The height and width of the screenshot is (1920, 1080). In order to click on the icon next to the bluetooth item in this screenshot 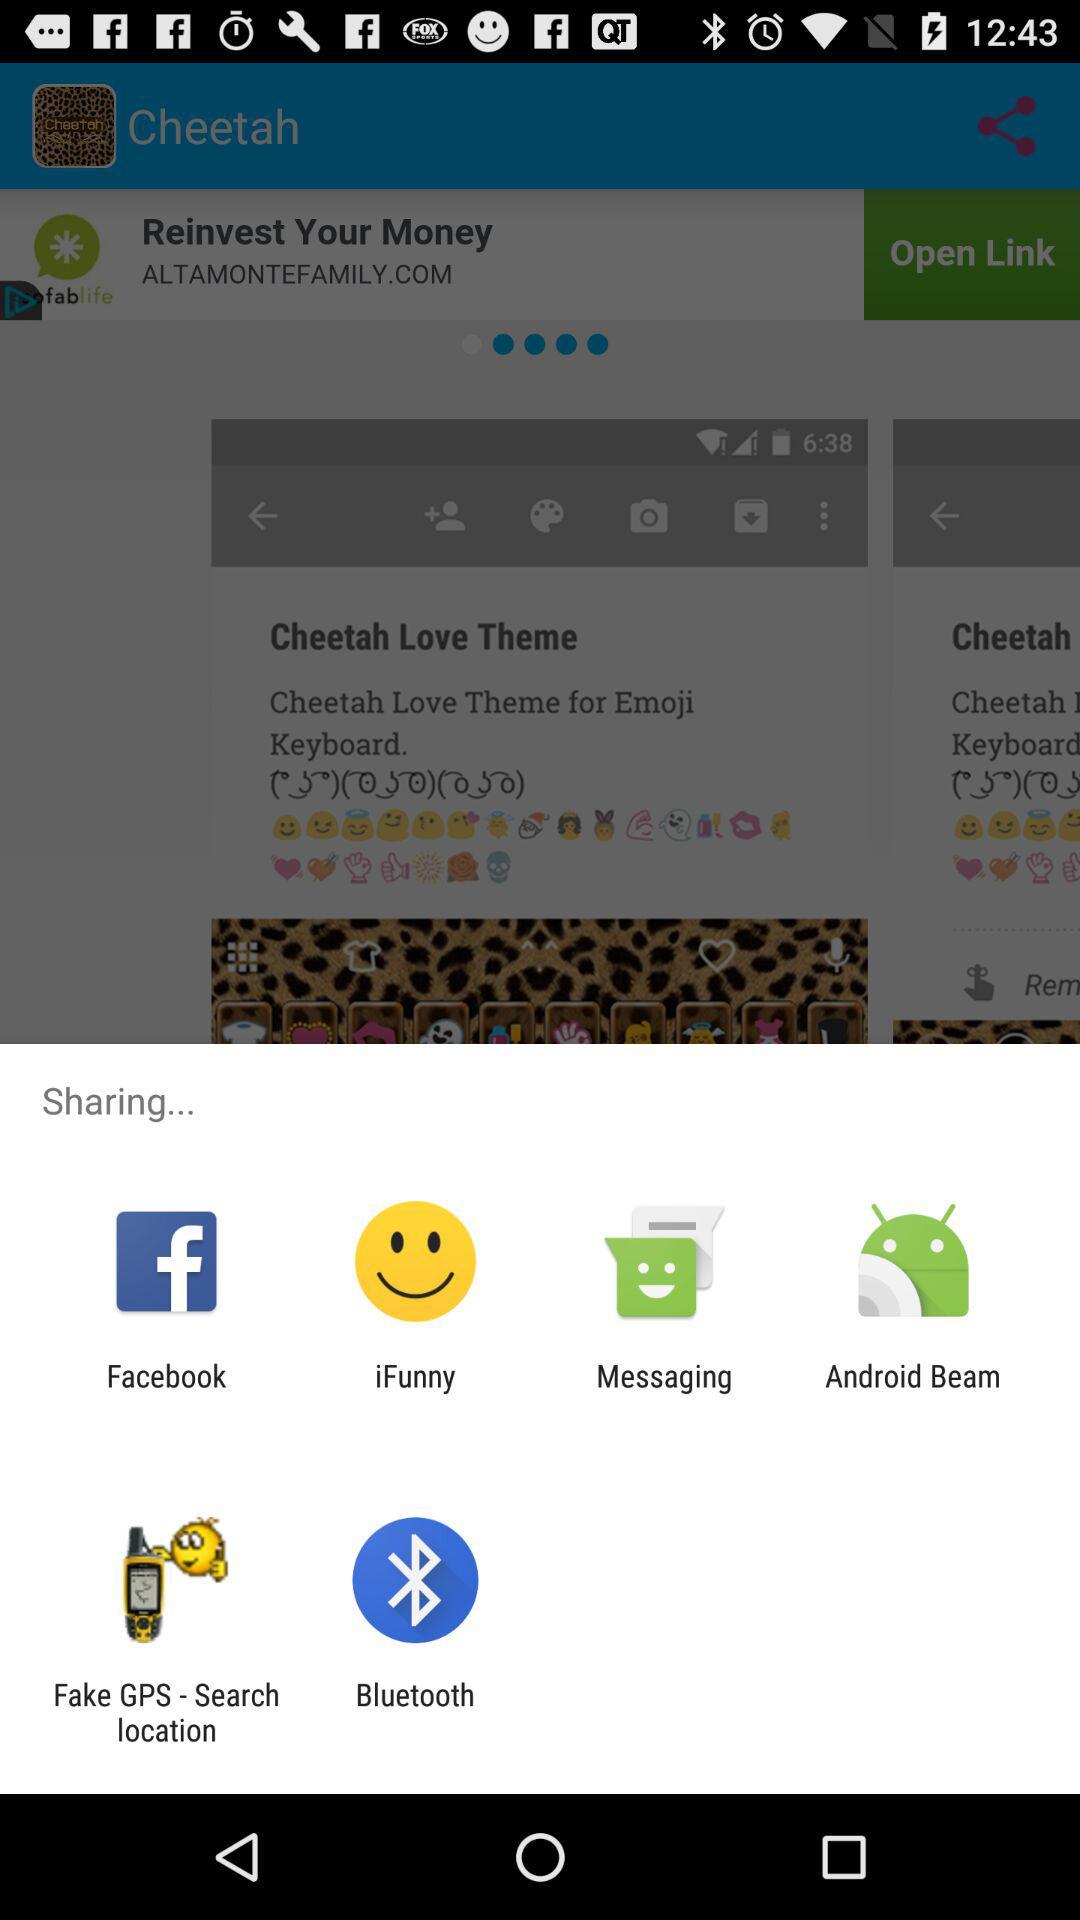, I will do `click(165, 1711)`.